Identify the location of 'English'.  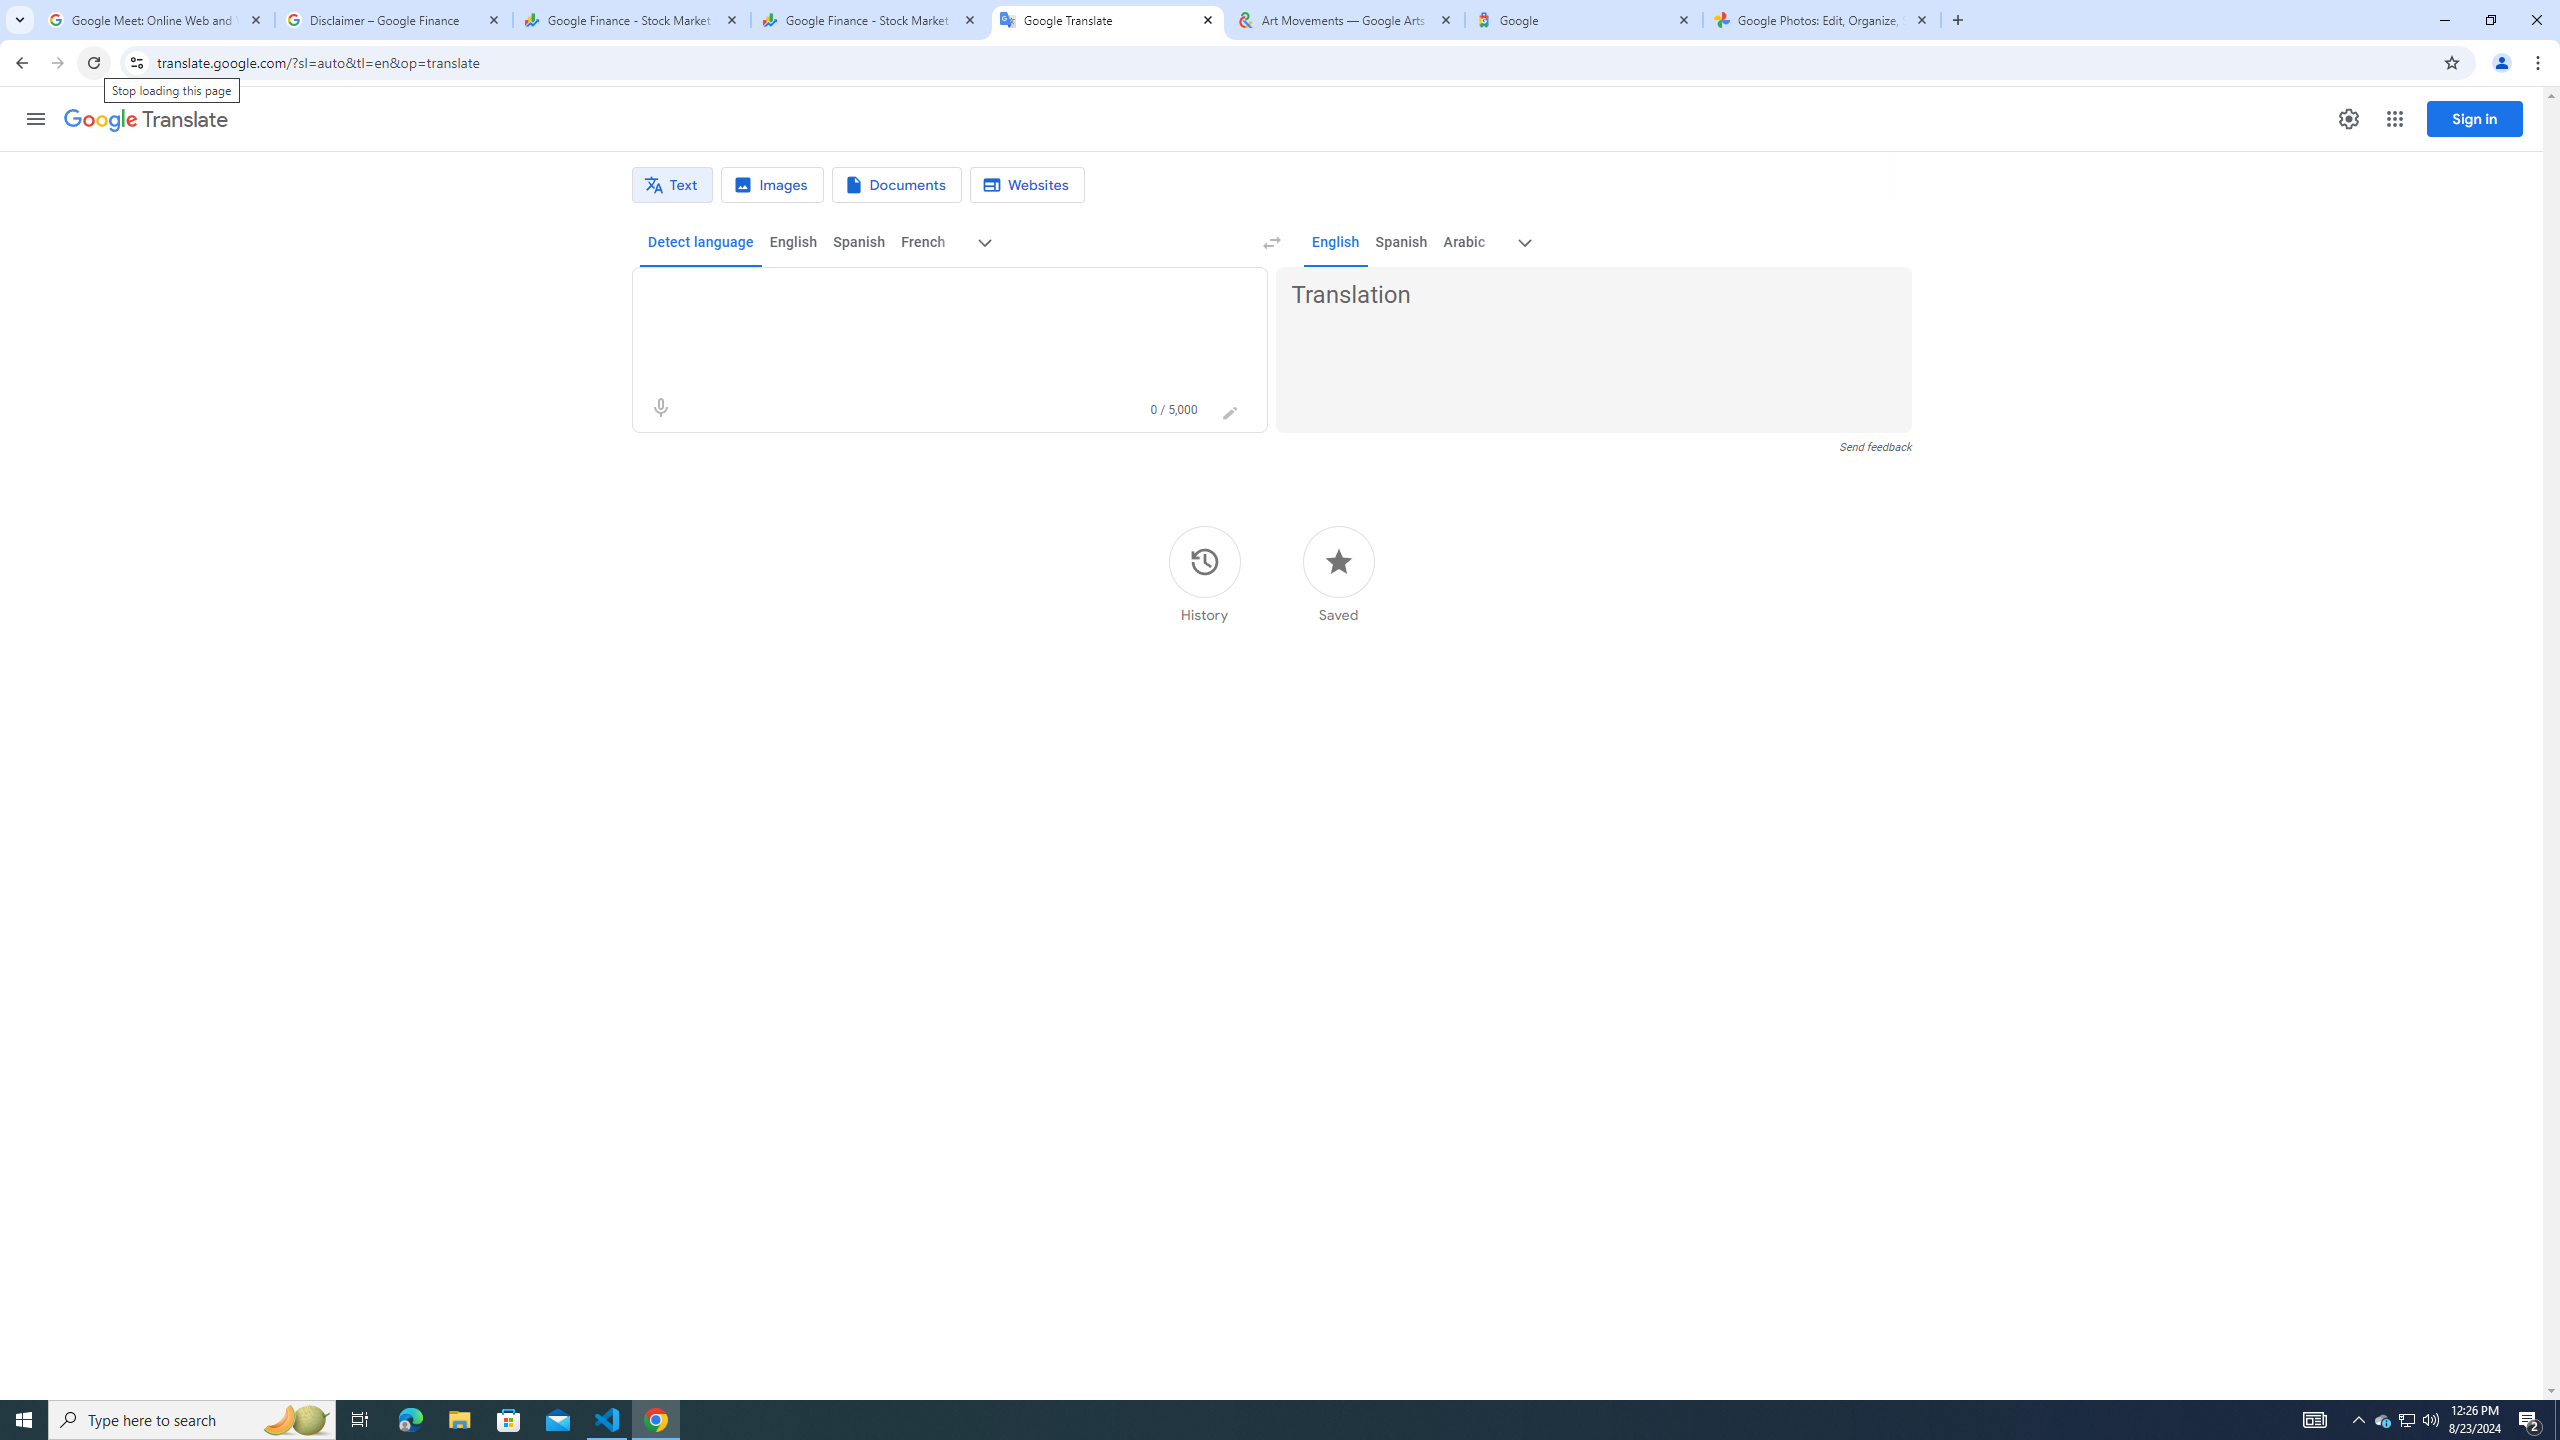
(1334, 241).